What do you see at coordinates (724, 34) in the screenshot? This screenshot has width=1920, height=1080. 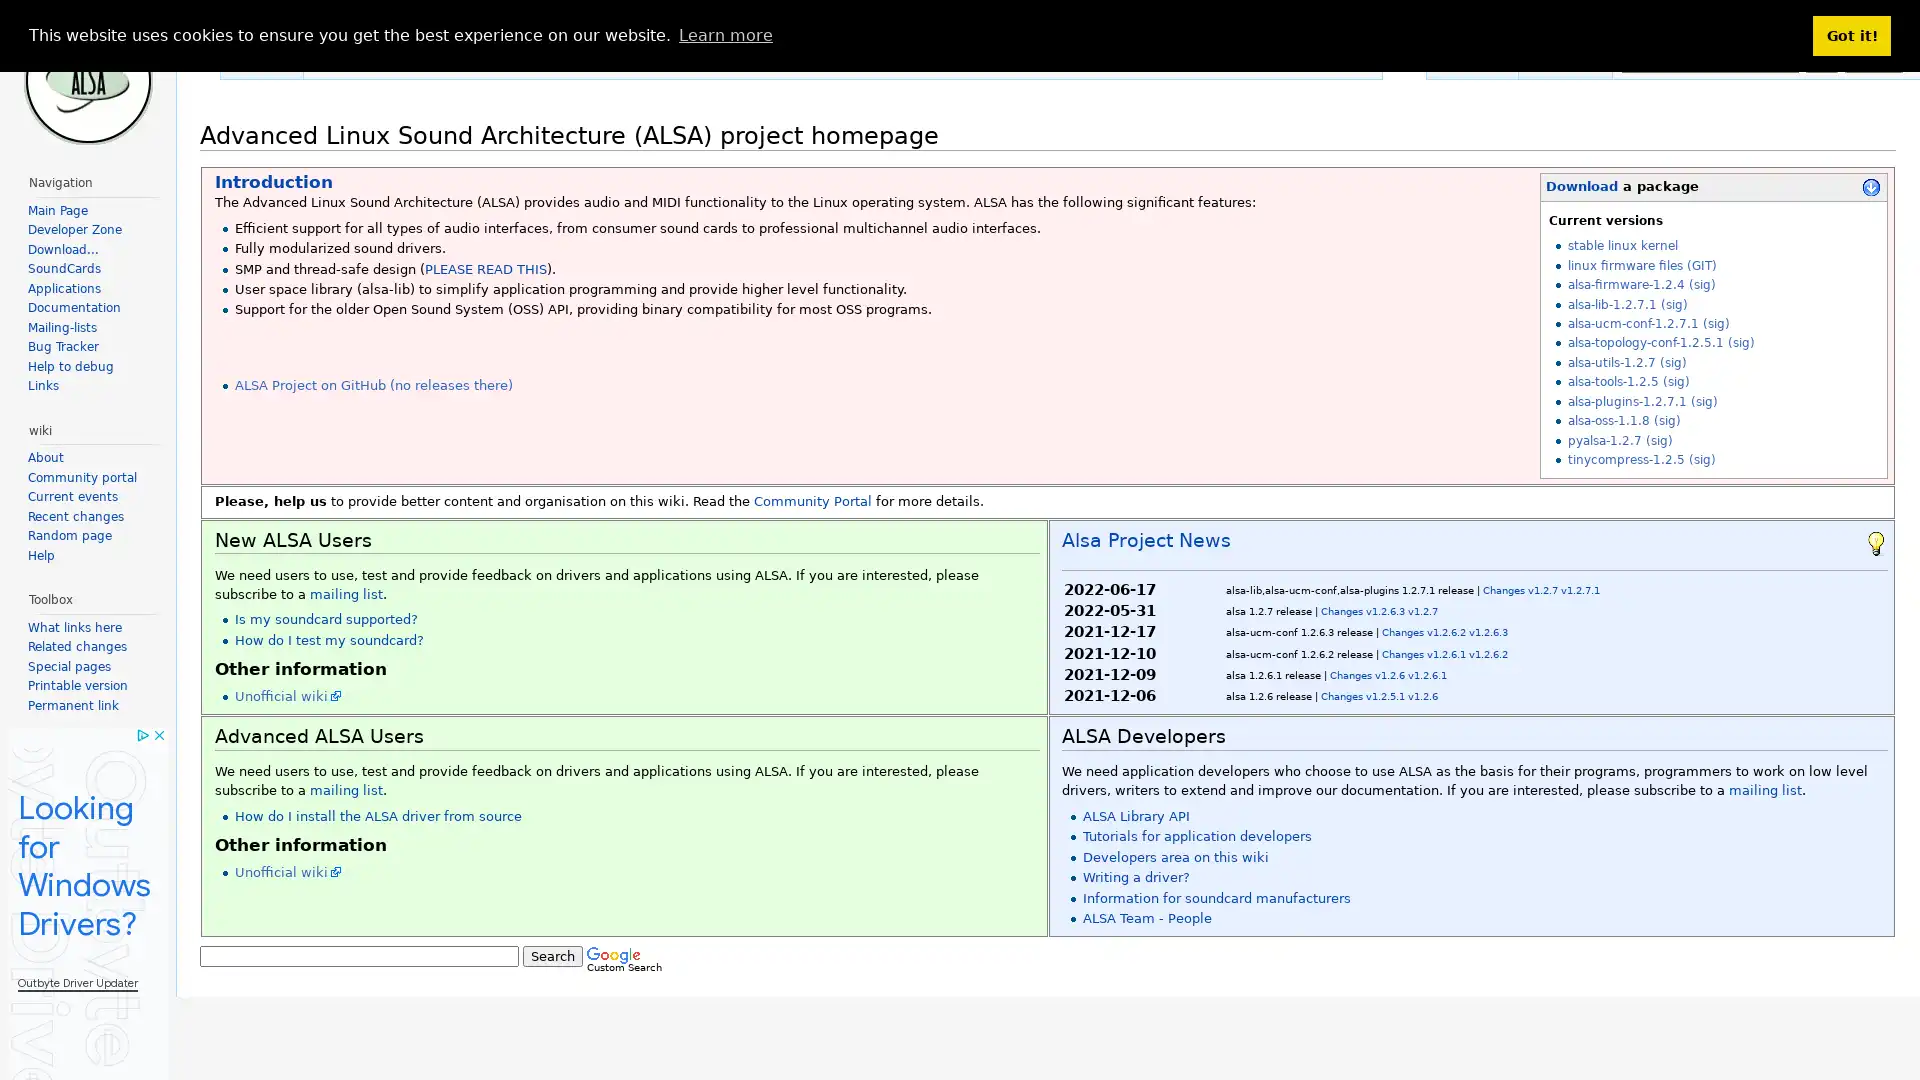 I see `learn more about cookies` at bounding box center [724, 34].